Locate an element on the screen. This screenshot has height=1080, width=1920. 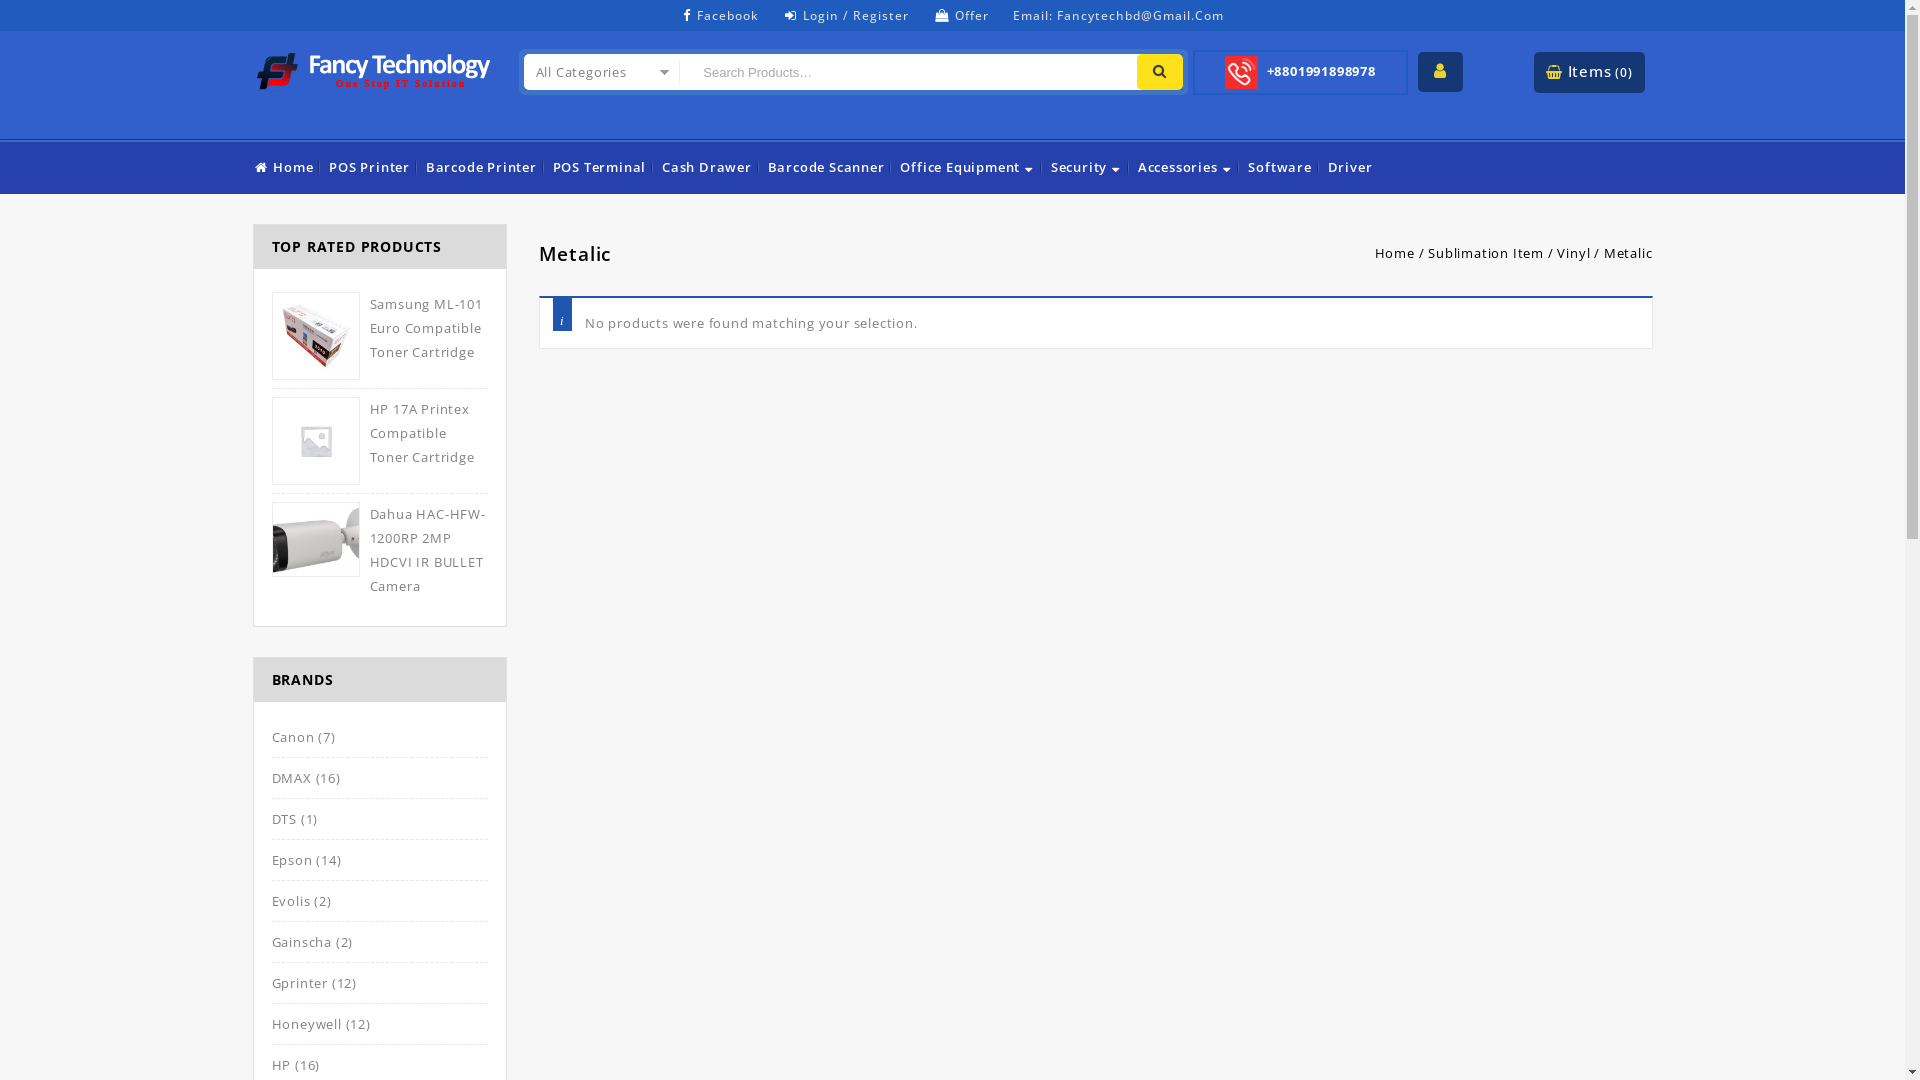
'Security' is located at coordinates (1085, 165).